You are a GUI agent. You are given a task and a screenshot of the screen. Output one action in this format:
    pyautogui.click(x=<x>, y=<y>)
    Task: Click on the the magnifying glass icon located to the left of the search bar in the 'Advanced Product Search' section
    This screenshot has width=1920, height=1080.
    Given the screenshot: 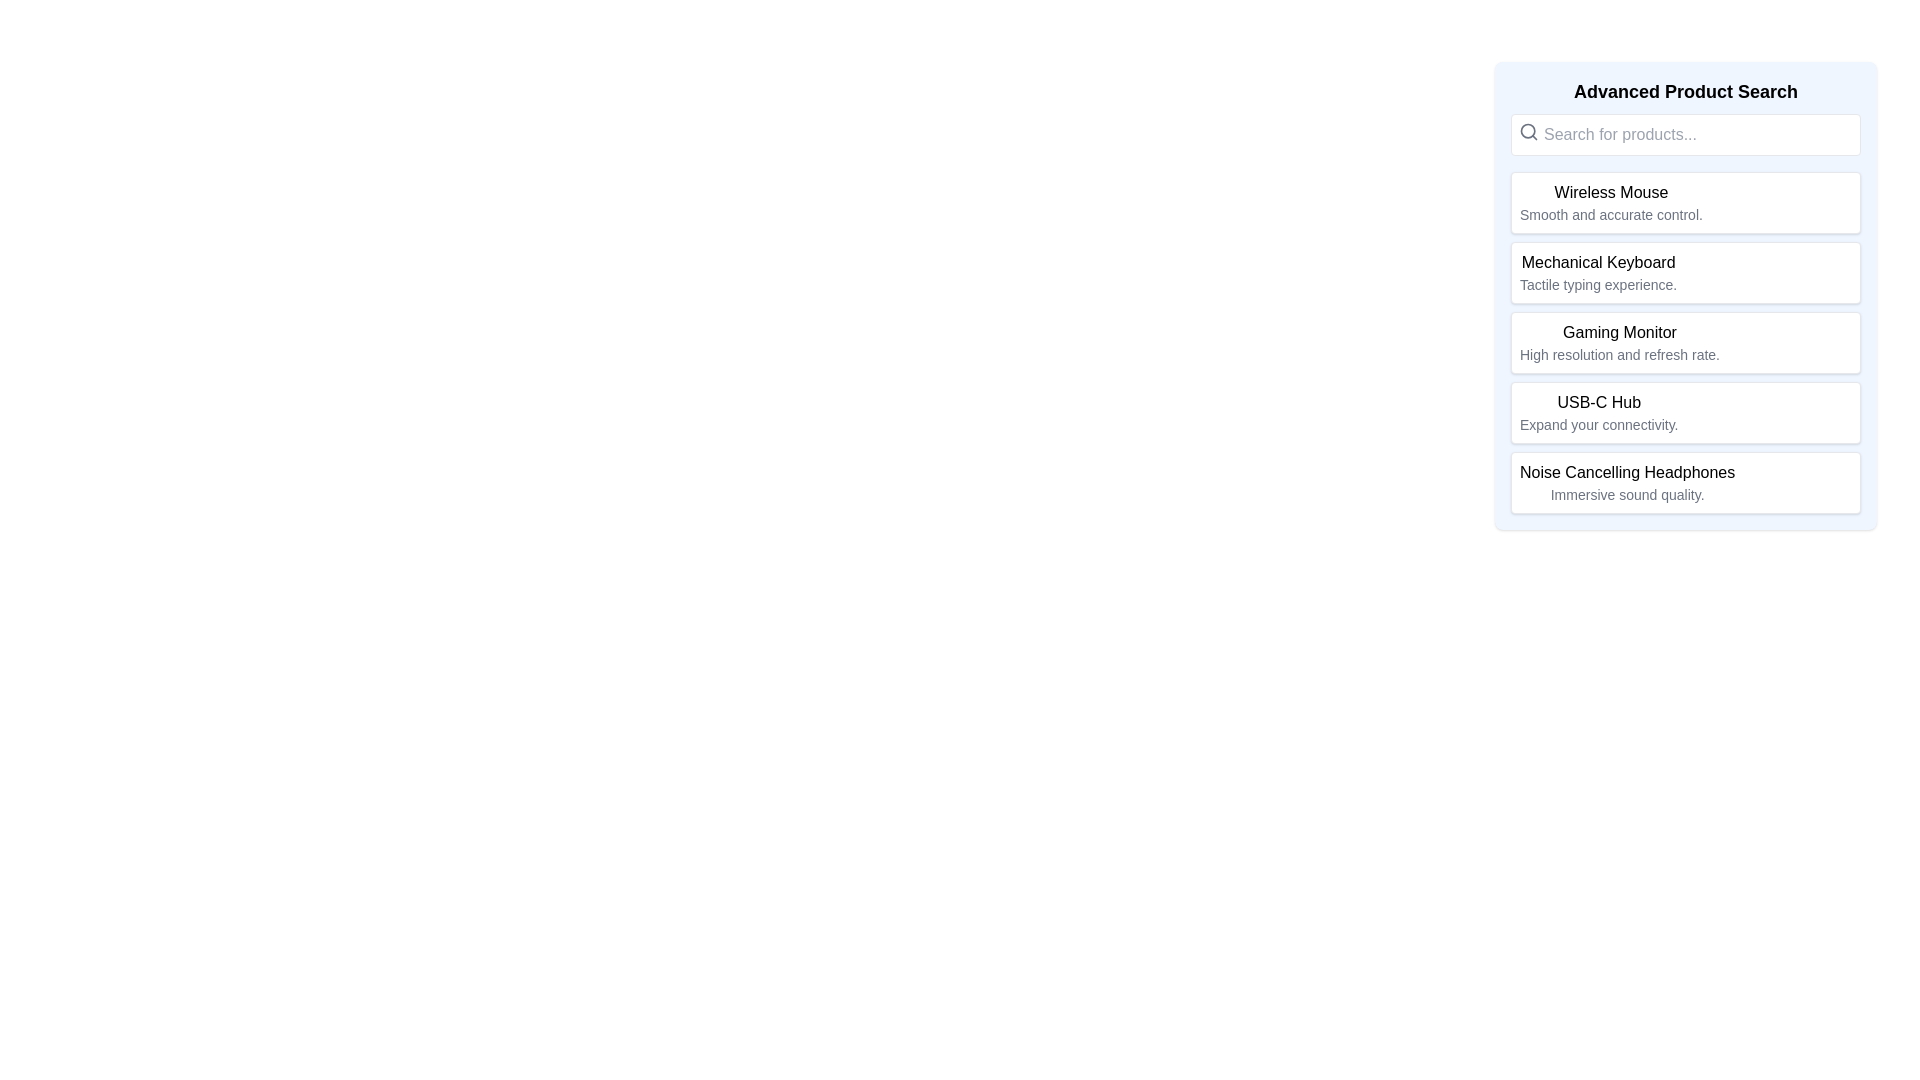 What is the action you would take?
    pyautogui.click(x=1528, y=131)
    